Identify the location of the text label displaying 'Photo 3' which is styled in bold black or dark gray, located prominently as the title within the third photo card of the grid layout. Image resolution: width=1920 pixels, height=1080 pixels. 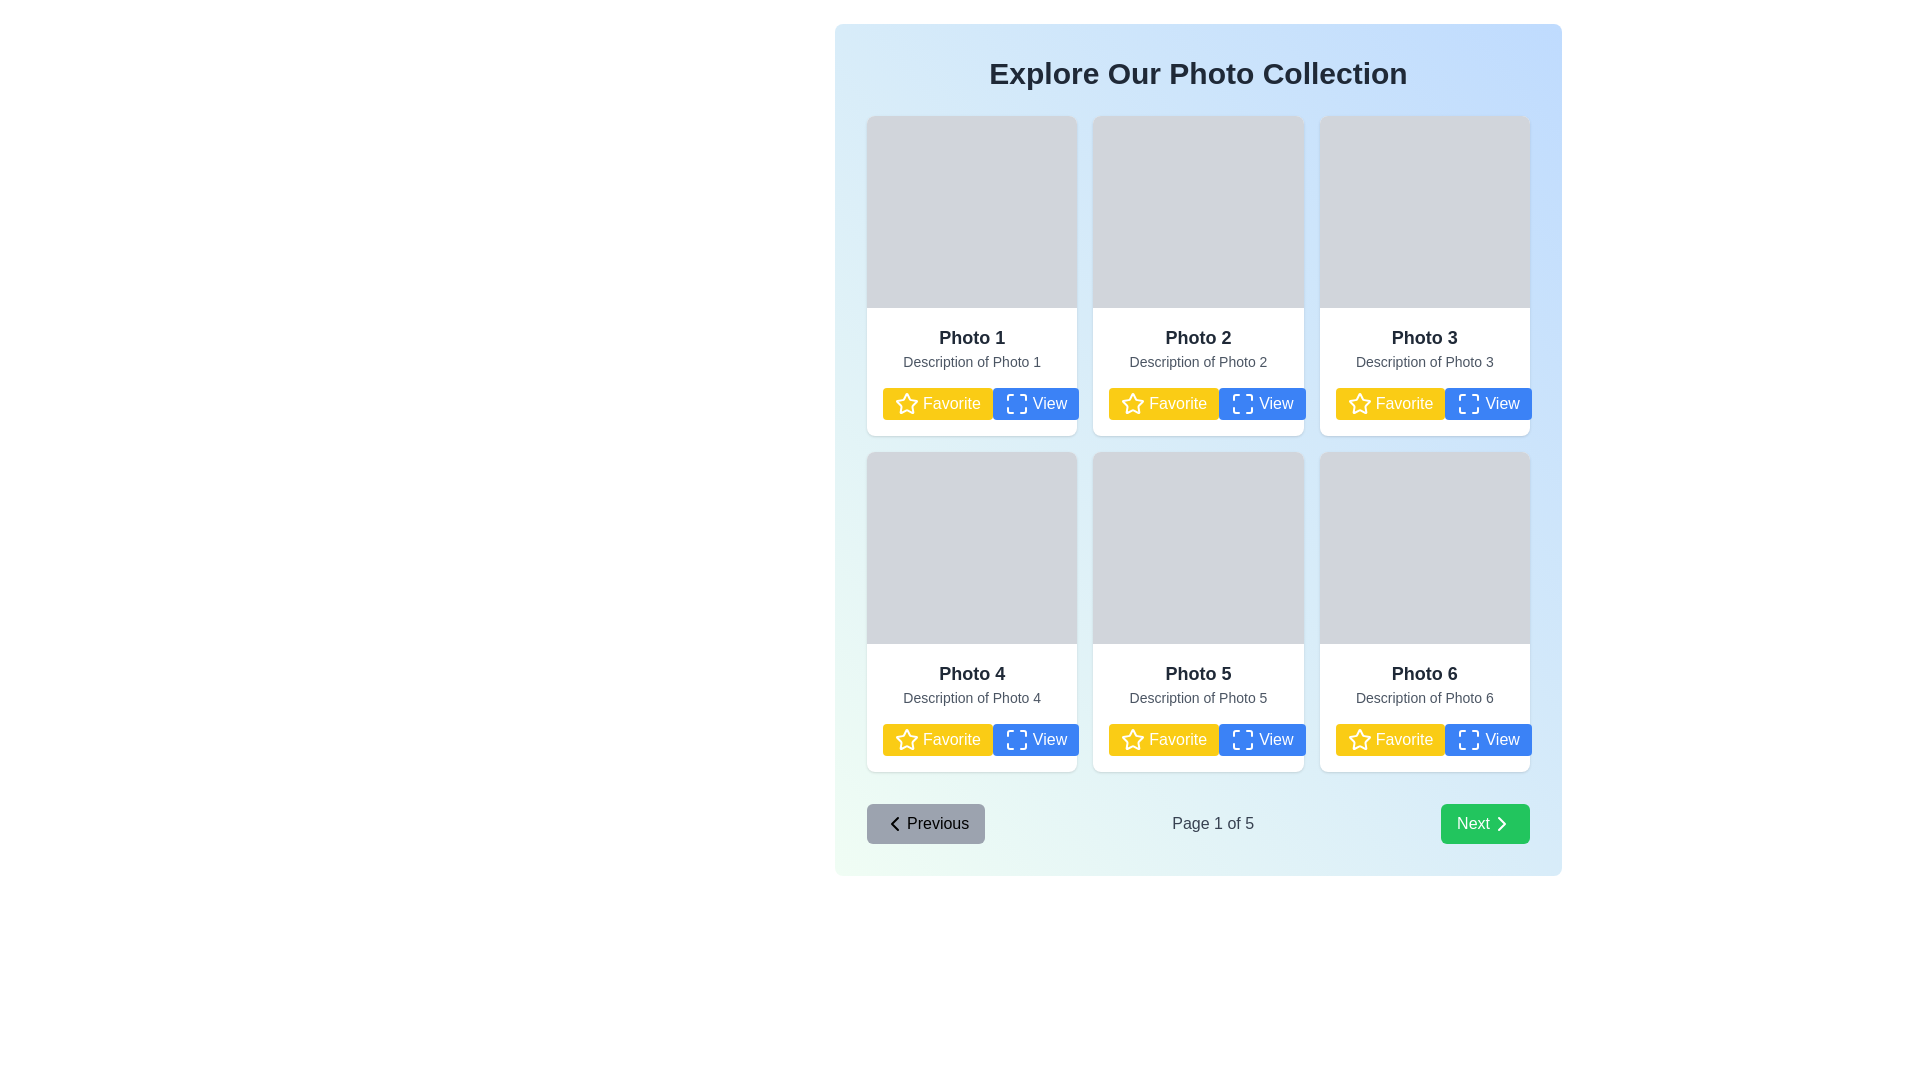
(1423, 337).